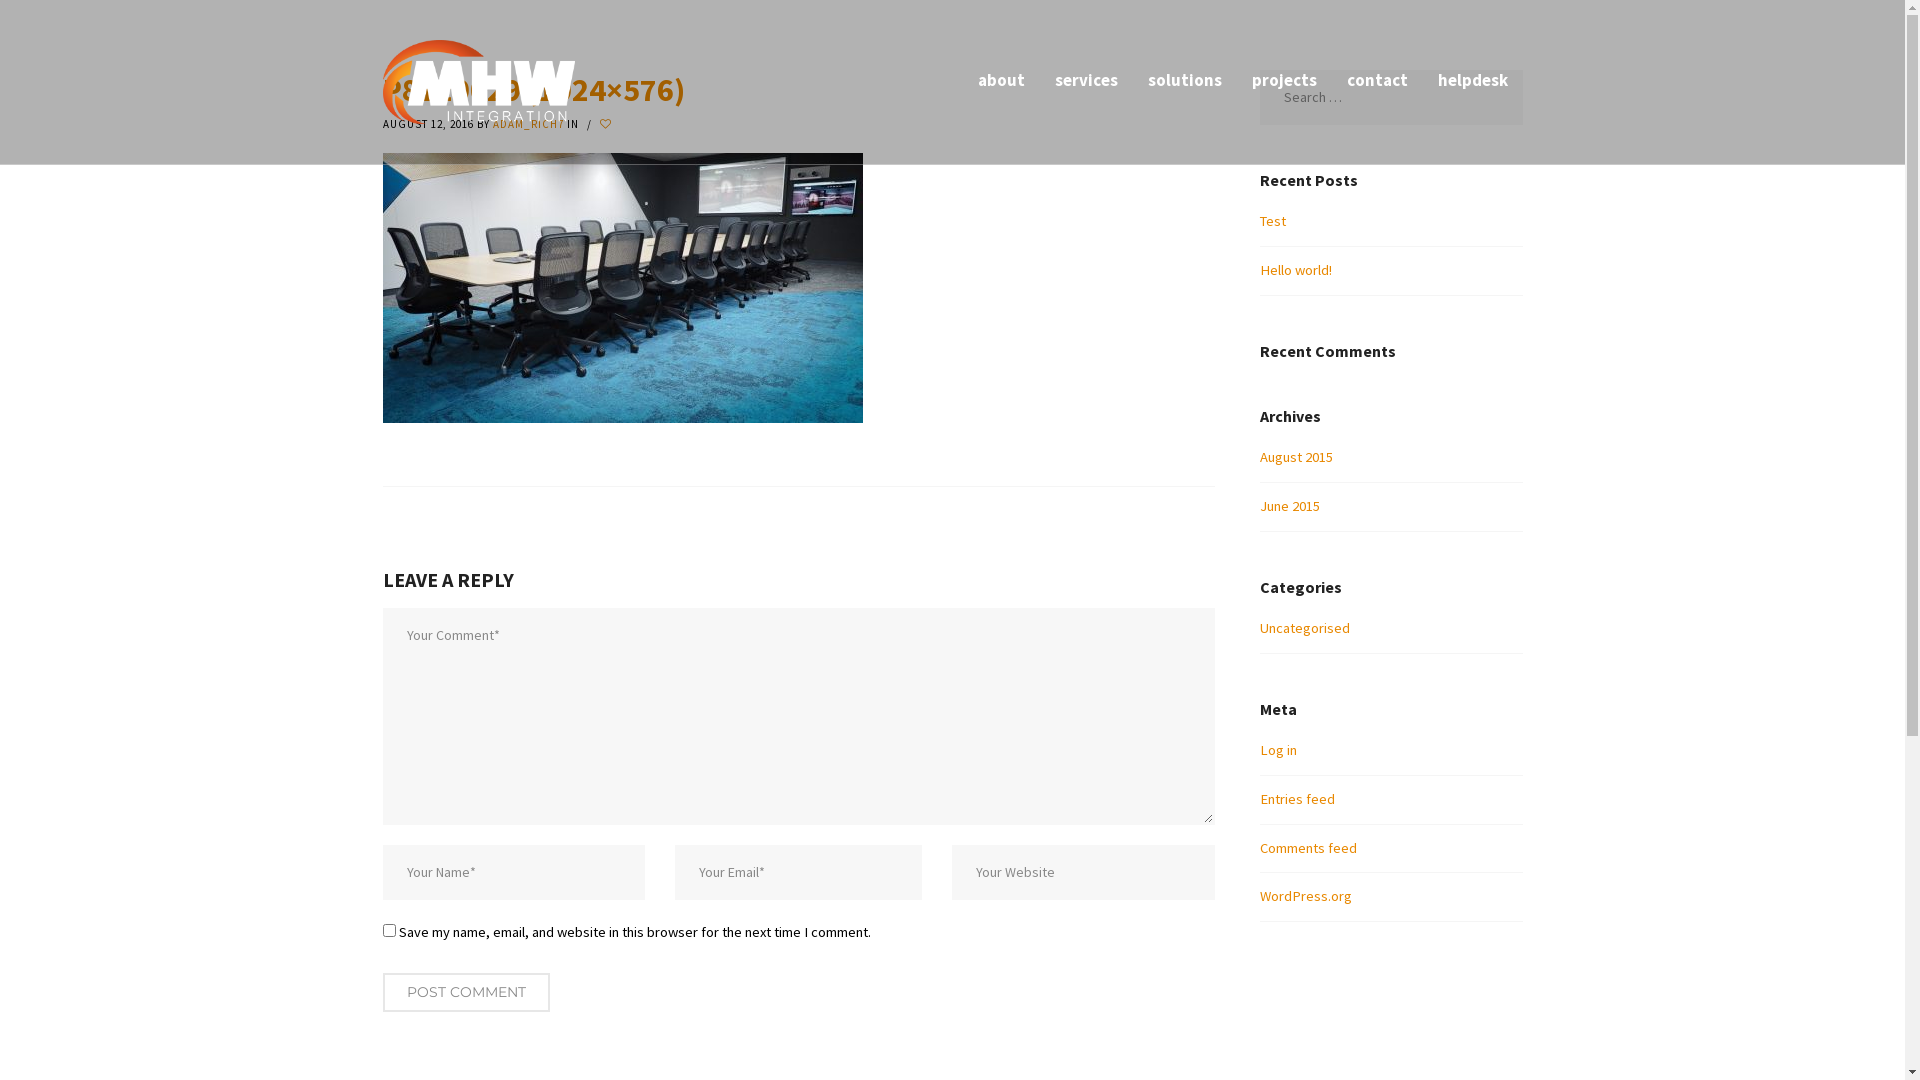  What do you see at coordinates (1000, 80) in the screenshot?
I see `'about'` at bounding box center [1000, 80].